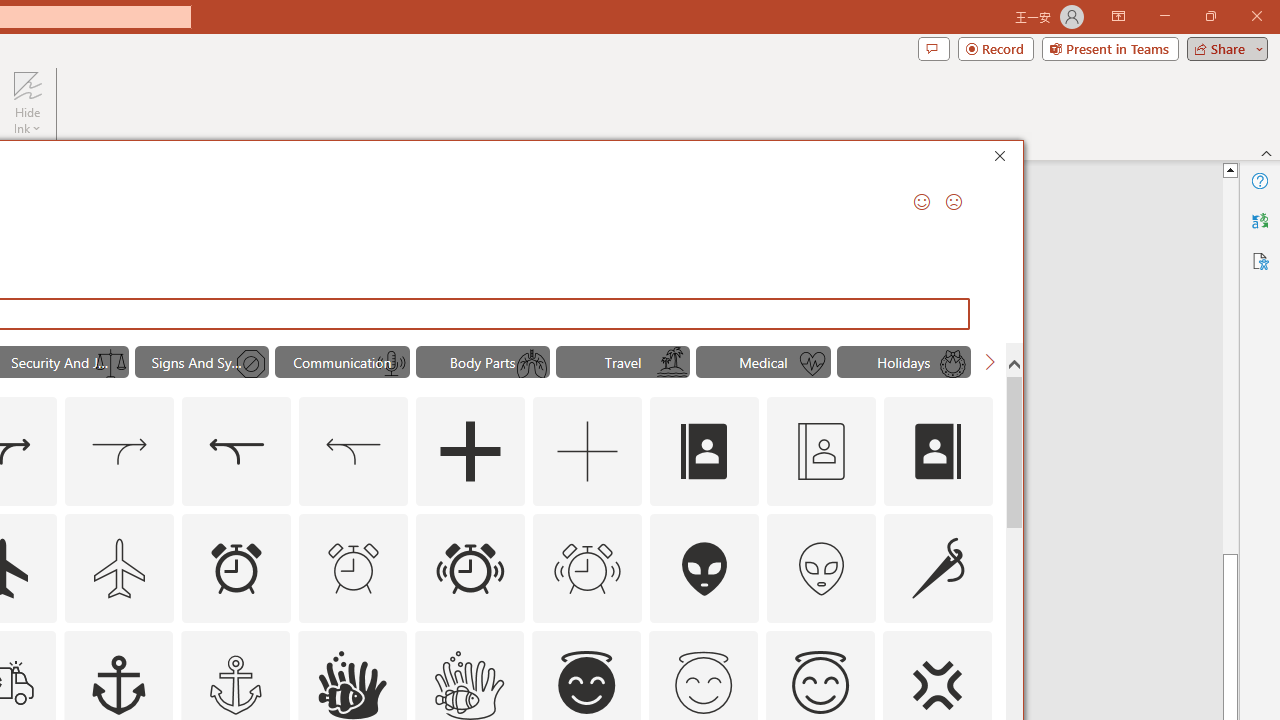 Image resolution: width=1280 pixels, height=720 pixels. What do you see at coordinates (110, 364) in the screenshot?
I see `'AutomationID: Icons_ScalesofJustice_M'` at bounding box center [110, 364].